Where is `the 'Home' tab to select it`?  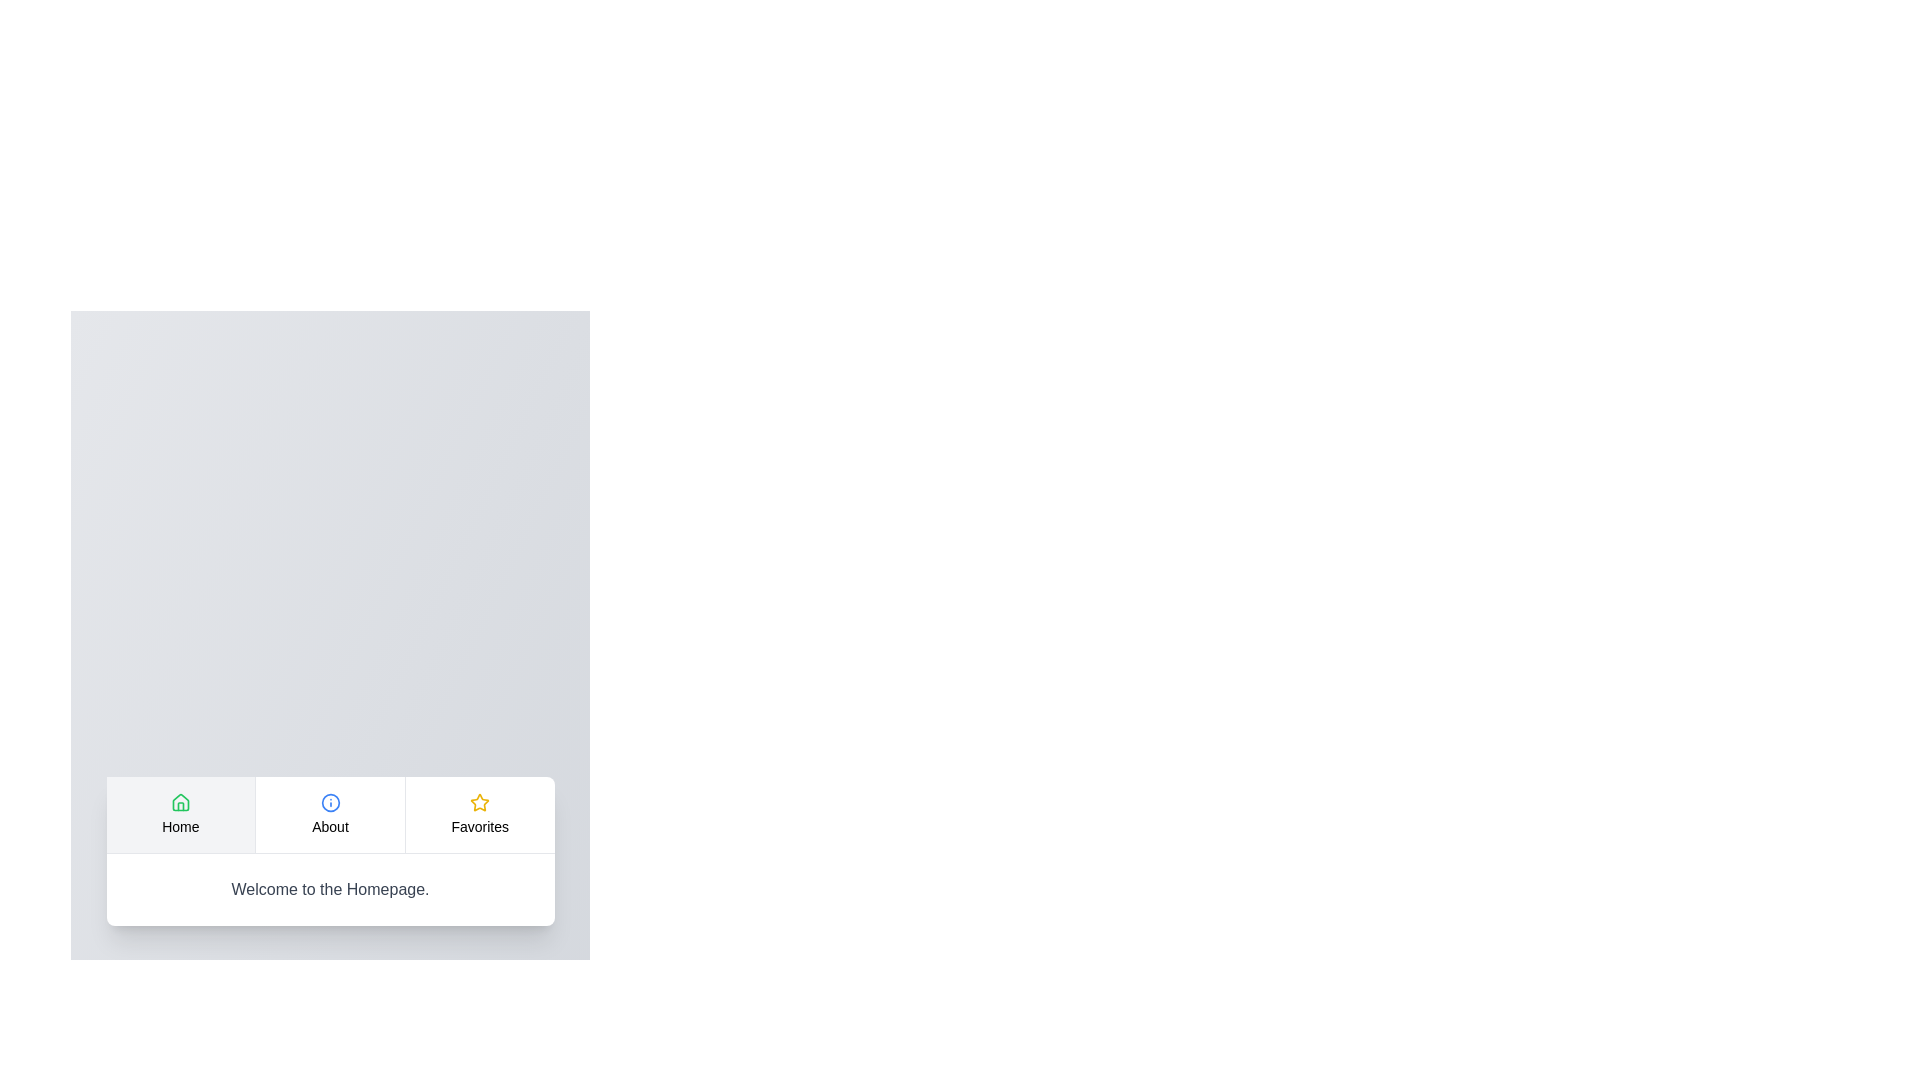 the 'Home' tab to select it is located at coordinates (180, 814).